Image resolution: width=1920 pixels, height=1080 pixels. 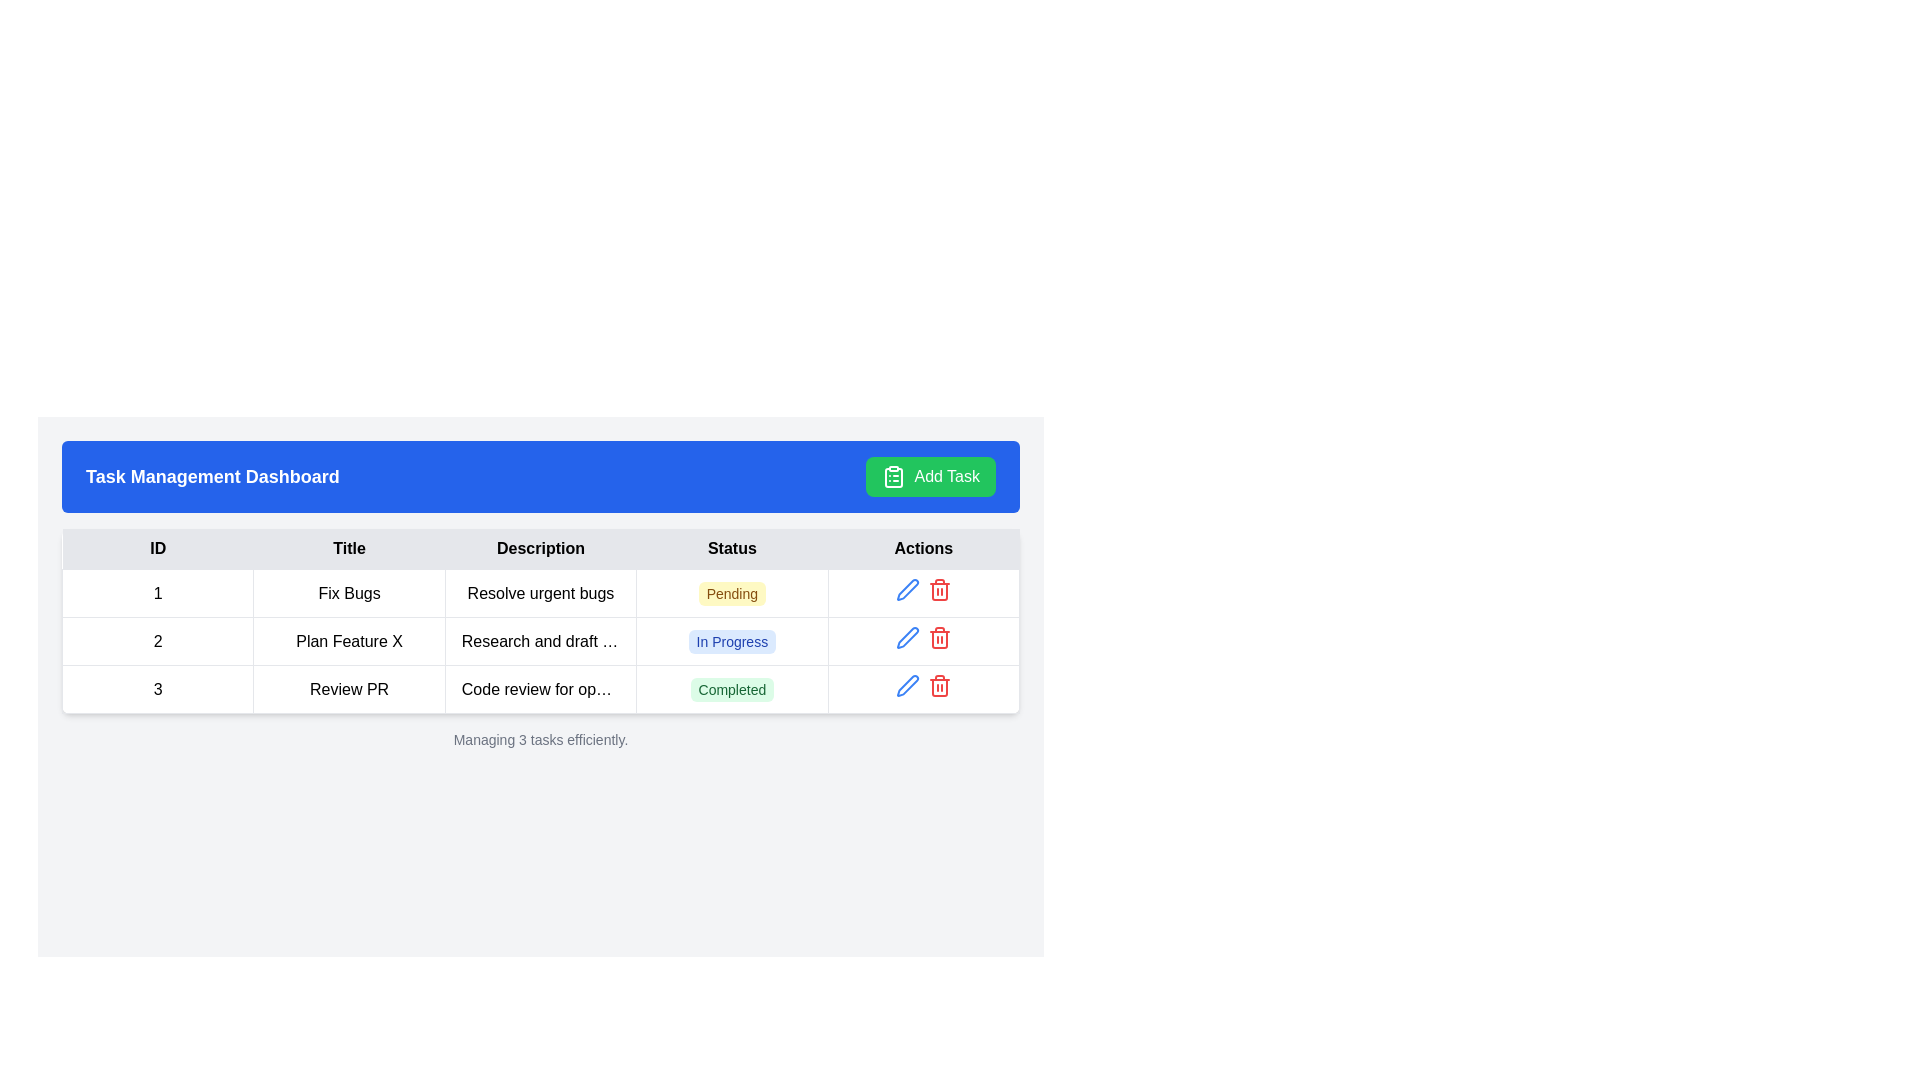 What do you see at coordinates (731, 688) in the screenshot?
I see `status from the label indicating that the associated task is completed, located in the 'Status' column of the third row of the table, before the 'Actions' column` at bounding box center [731, 688].